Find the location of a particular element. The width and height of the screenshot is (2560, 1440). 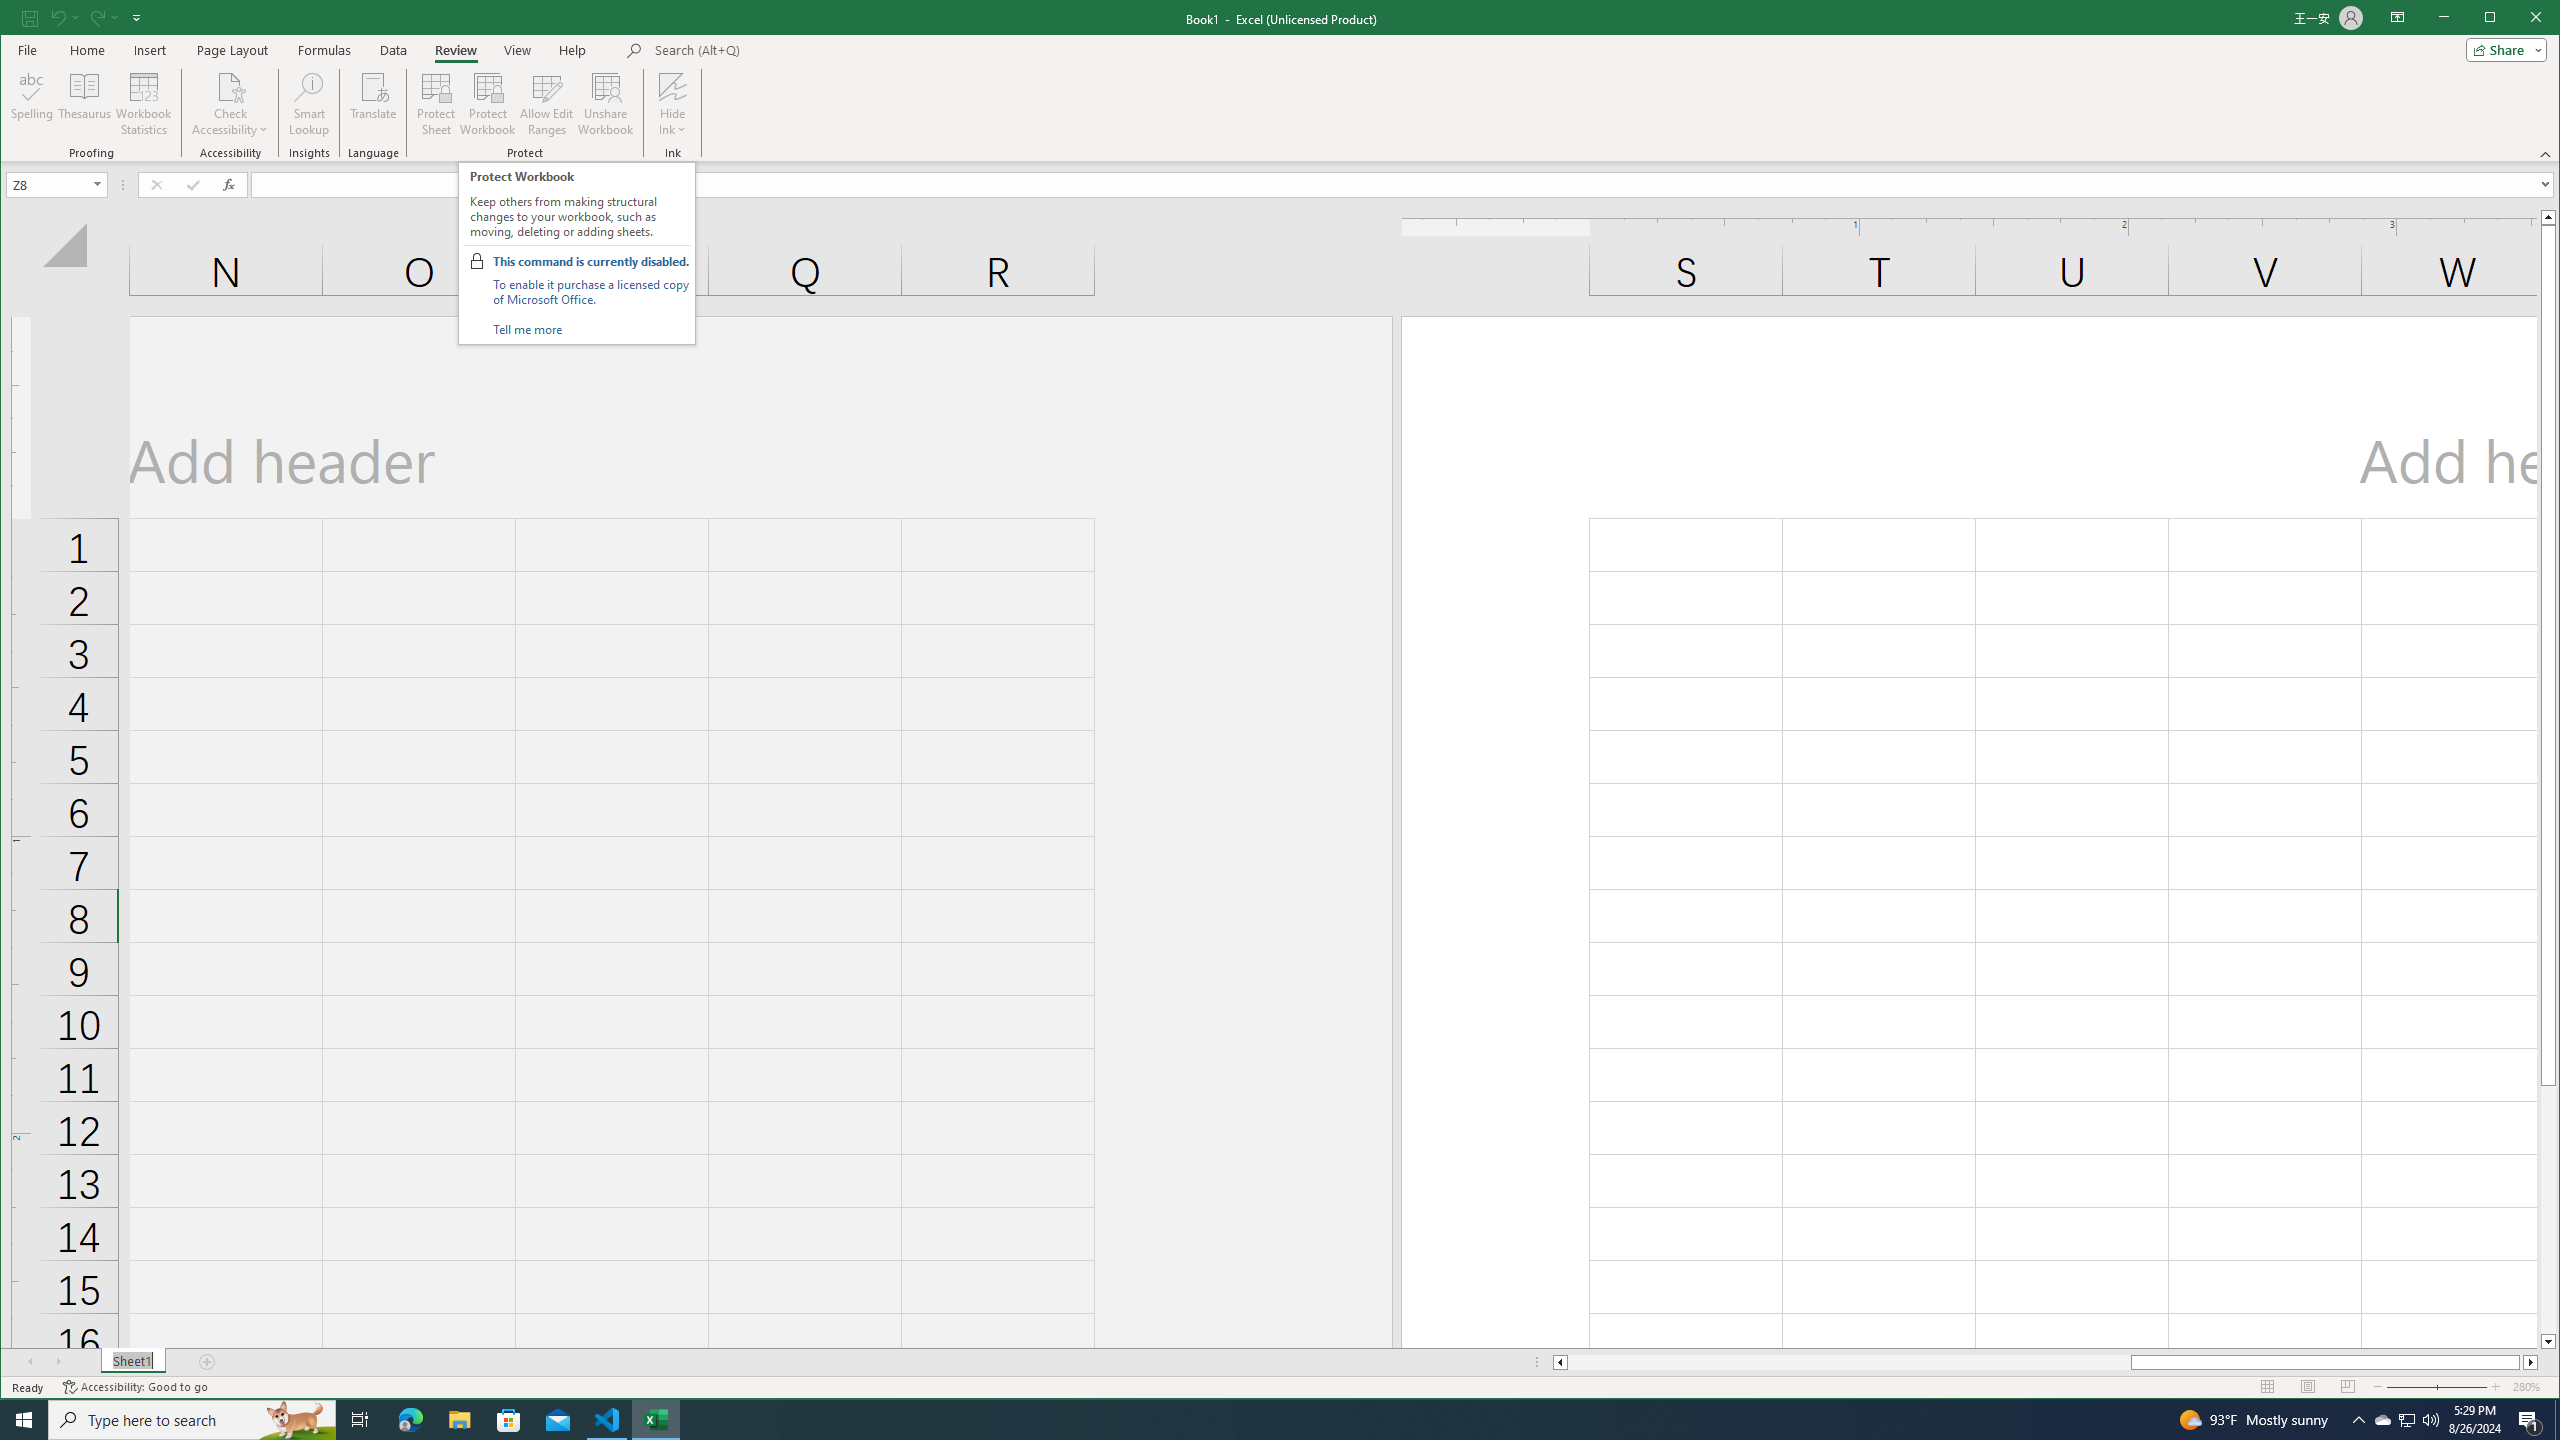

'Home' is located at coordinates (86, 49).